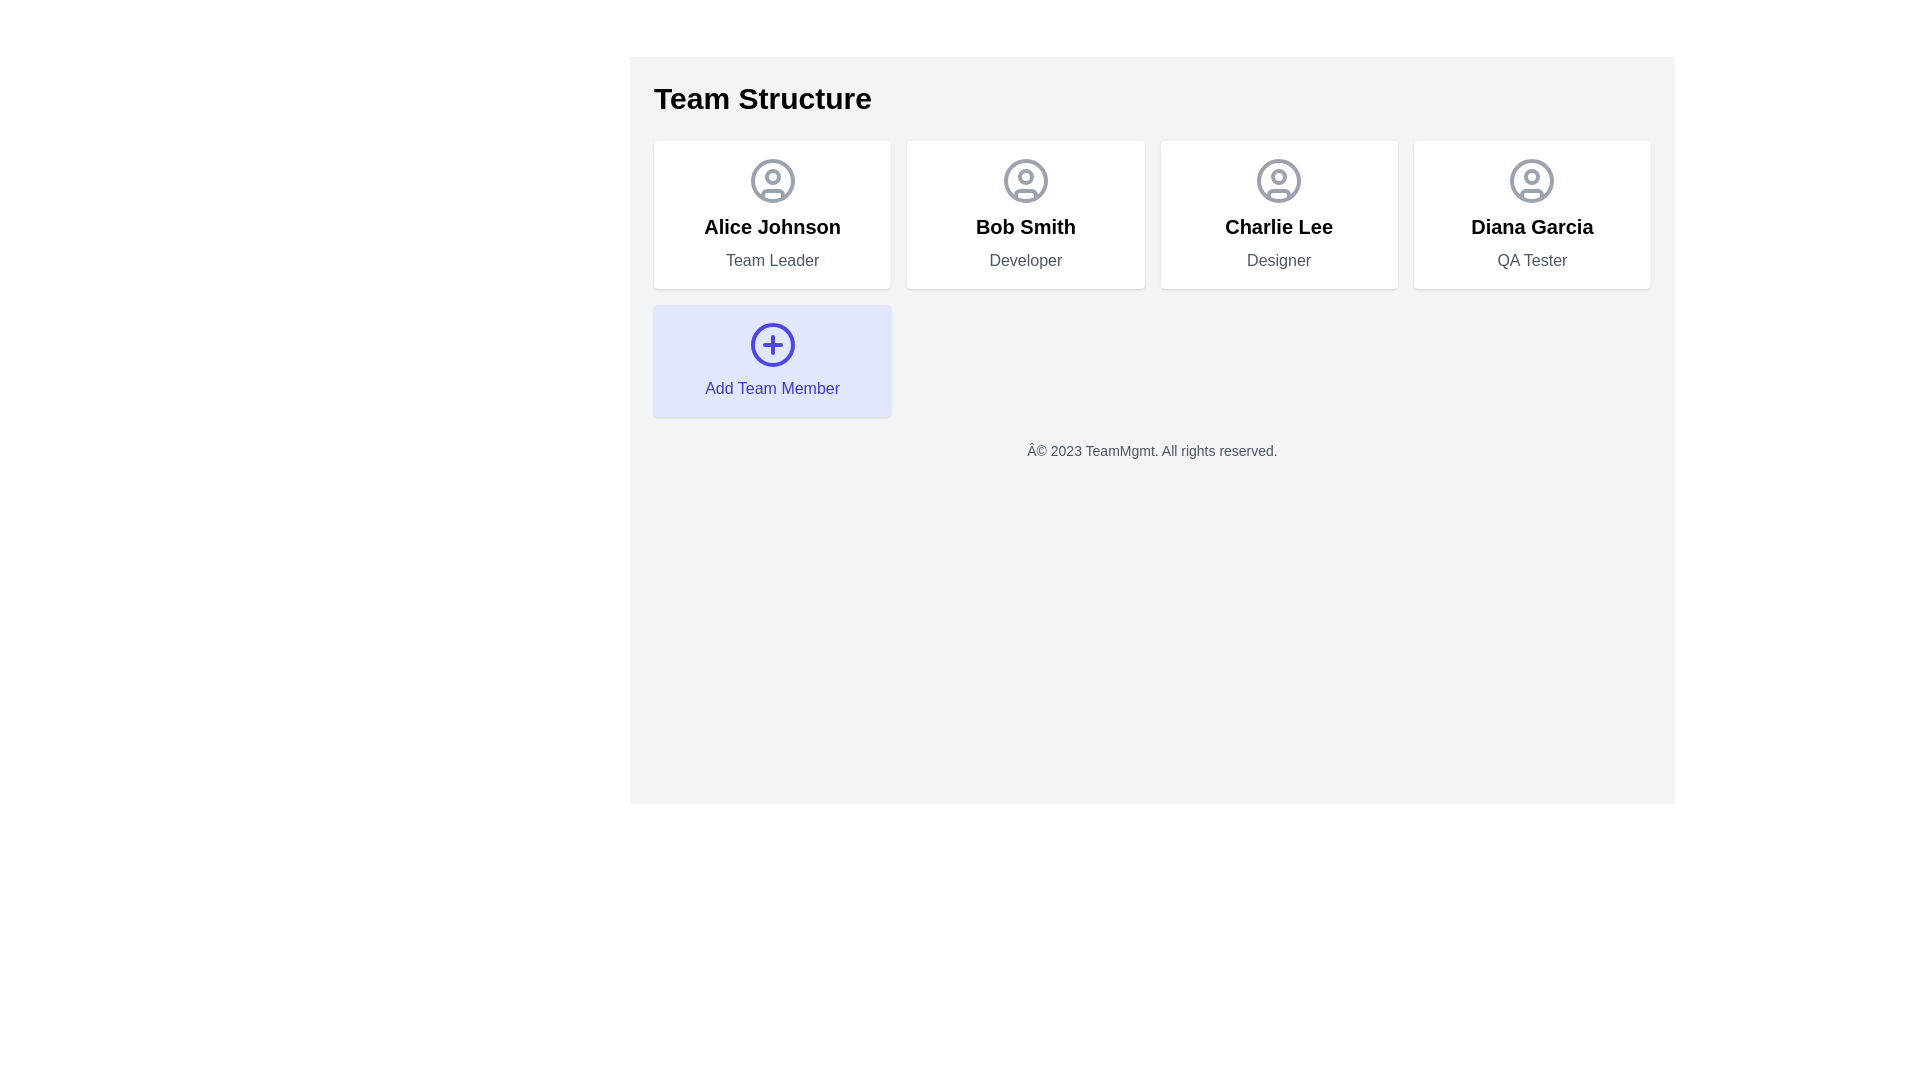 Image resolution: width=1920 pixels, height=1080 pixels. Describe the element at coordinates (1025, 260) in the screenshot. I see `the text label displaying 'Developer' in gray font, located at the bottom of the card for 'Bob Smith' in the 'Team Structure' interface` at that location.